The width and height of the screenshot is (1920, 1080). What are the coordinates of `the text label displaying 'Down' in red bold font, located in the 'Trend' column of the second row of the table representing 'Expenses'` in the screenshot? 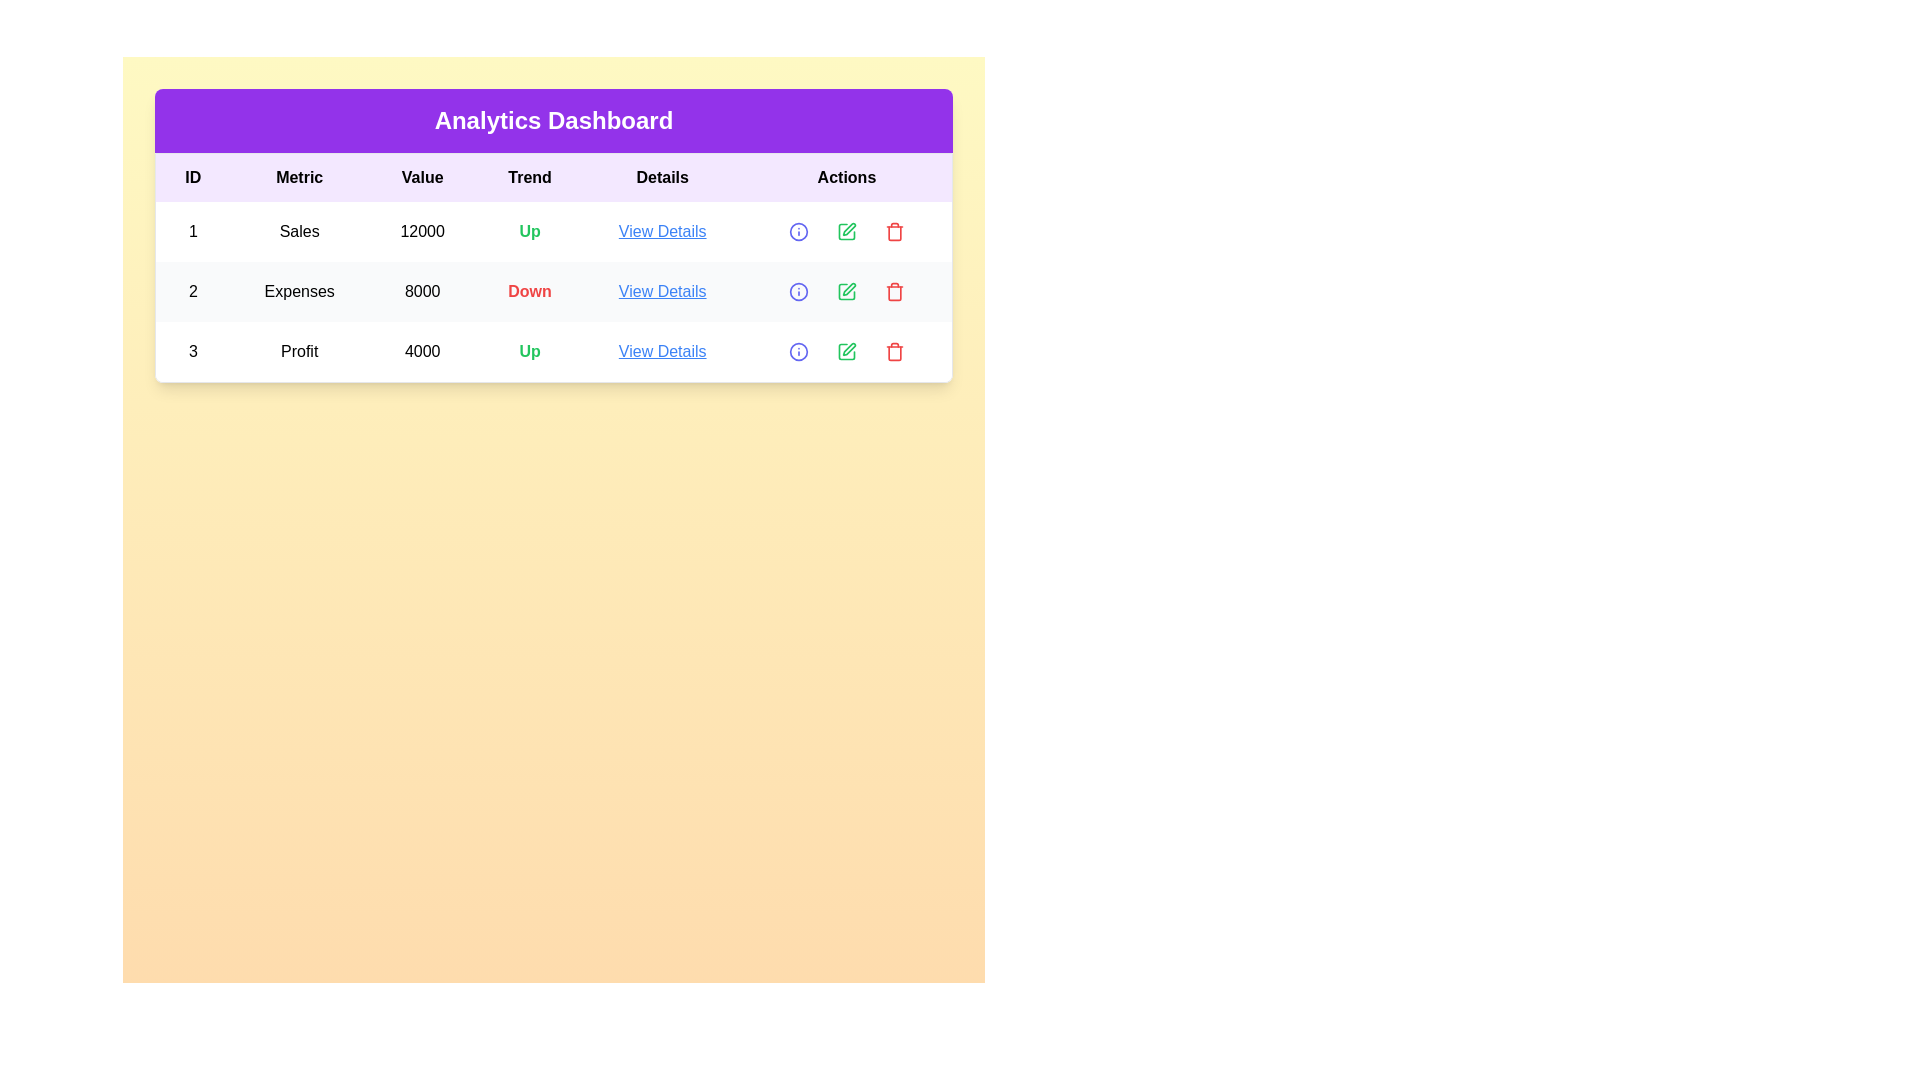 It's located at (530, 292).